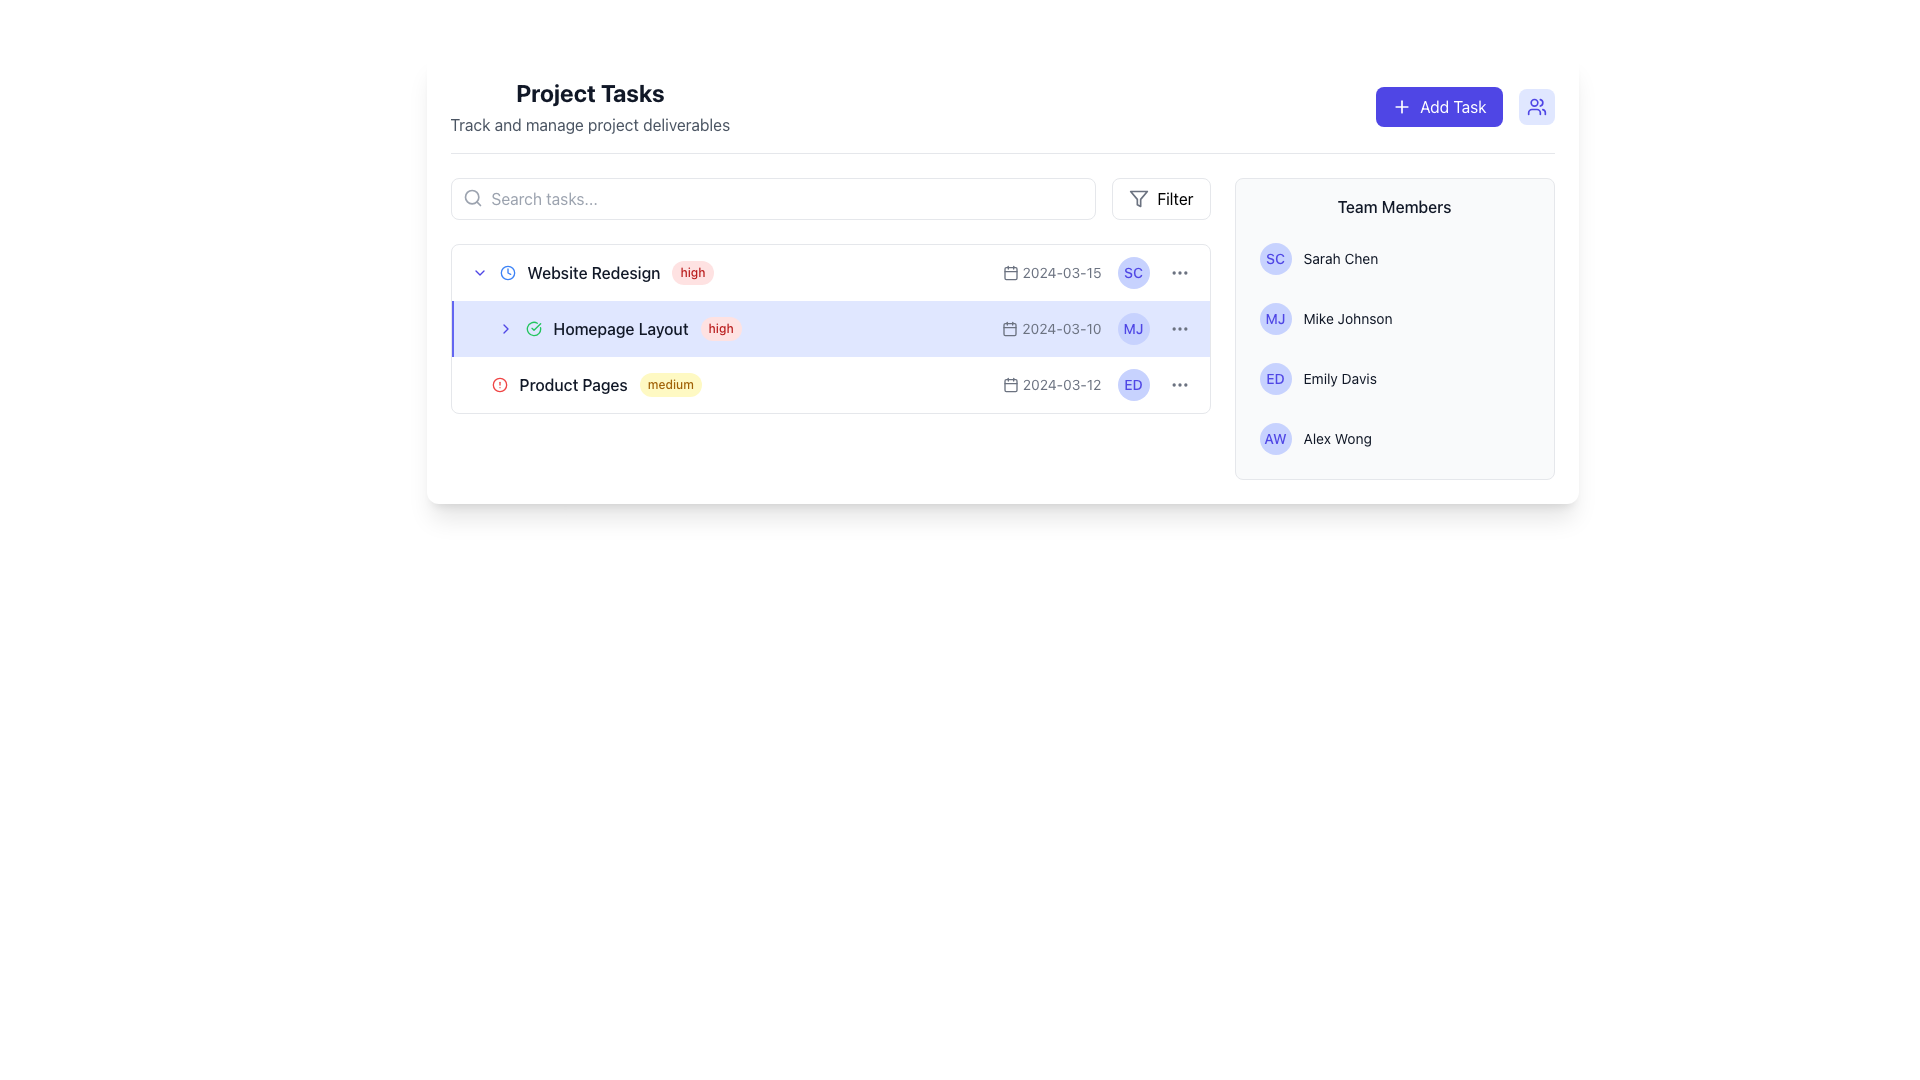 Image resolution: width=1920 pixels, height=1080 pixels. Describe the element at coordinates (1393, 347) in the screenshot. I see `a user entry in the list of user entries, which is part of the 'Team Members' section` at that location.